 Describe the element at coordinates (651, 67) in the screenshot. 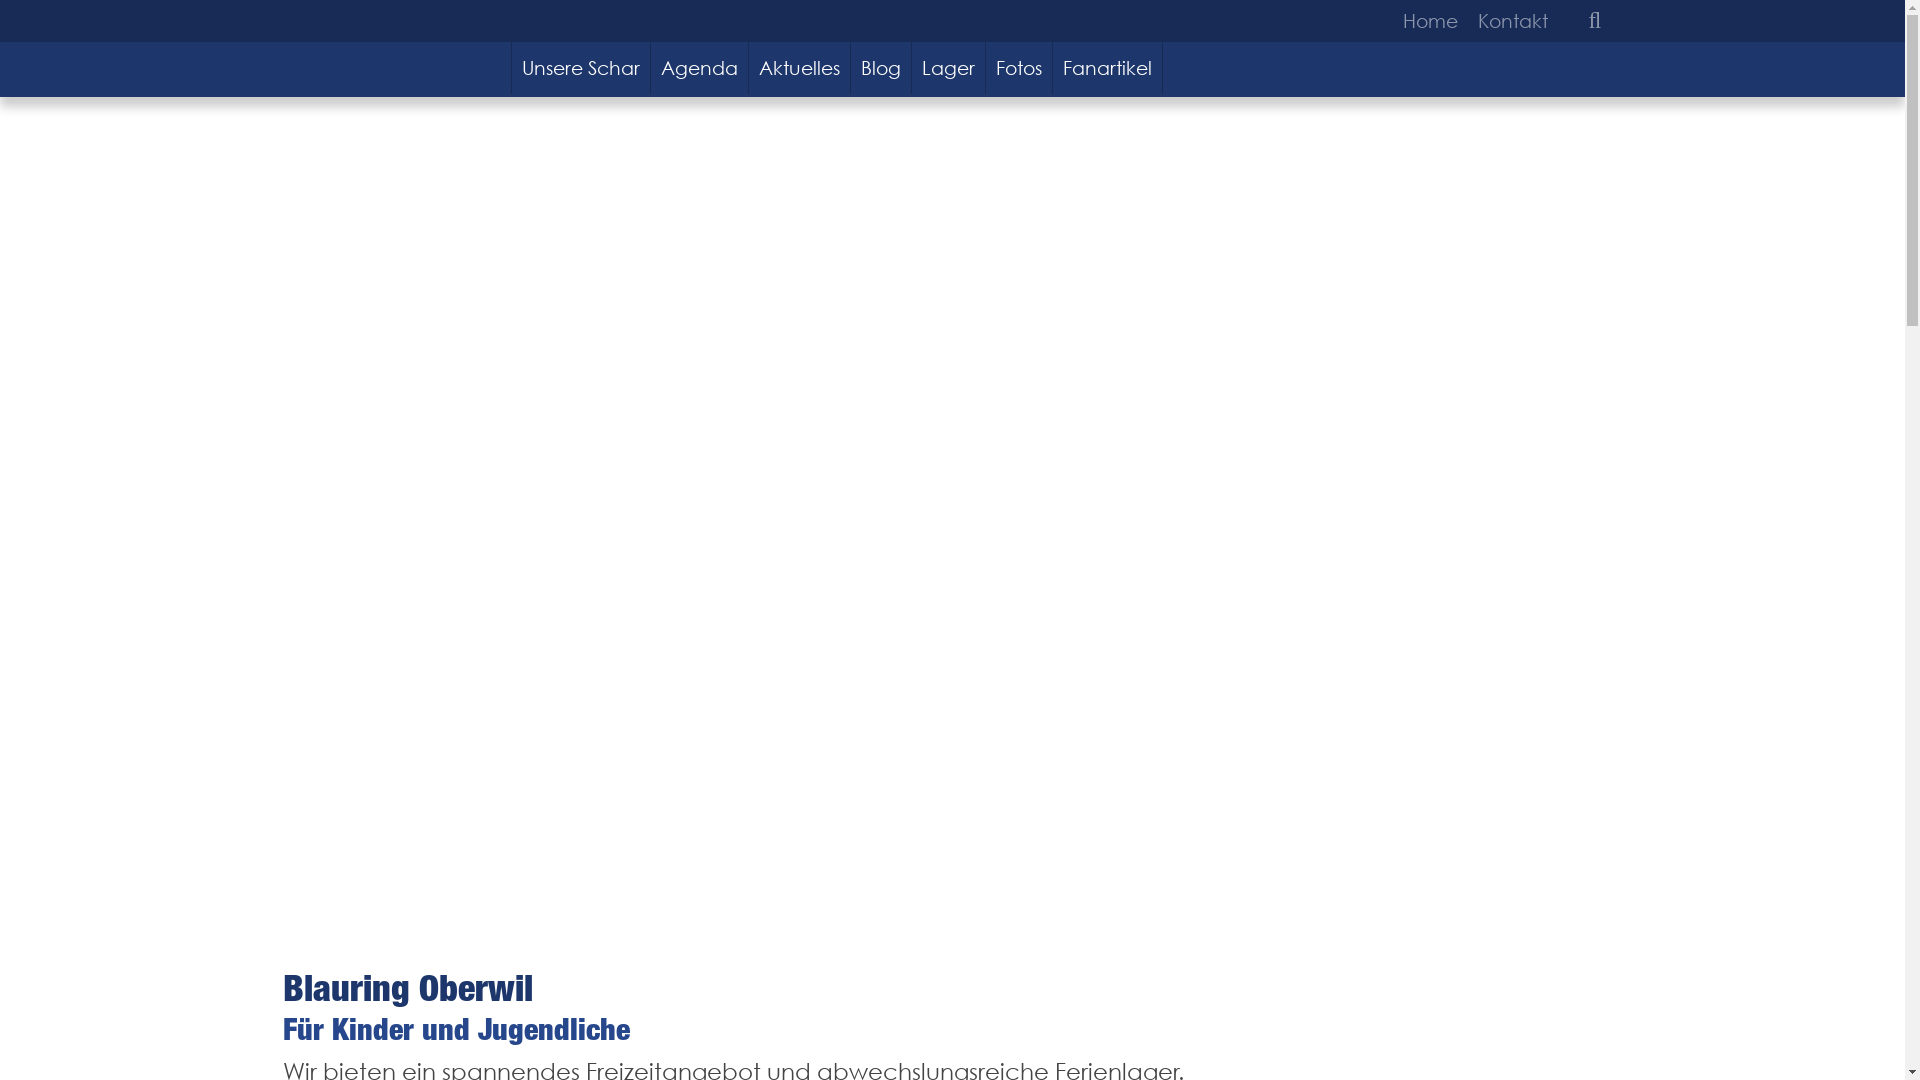

I see `'Agenda'` at that location.